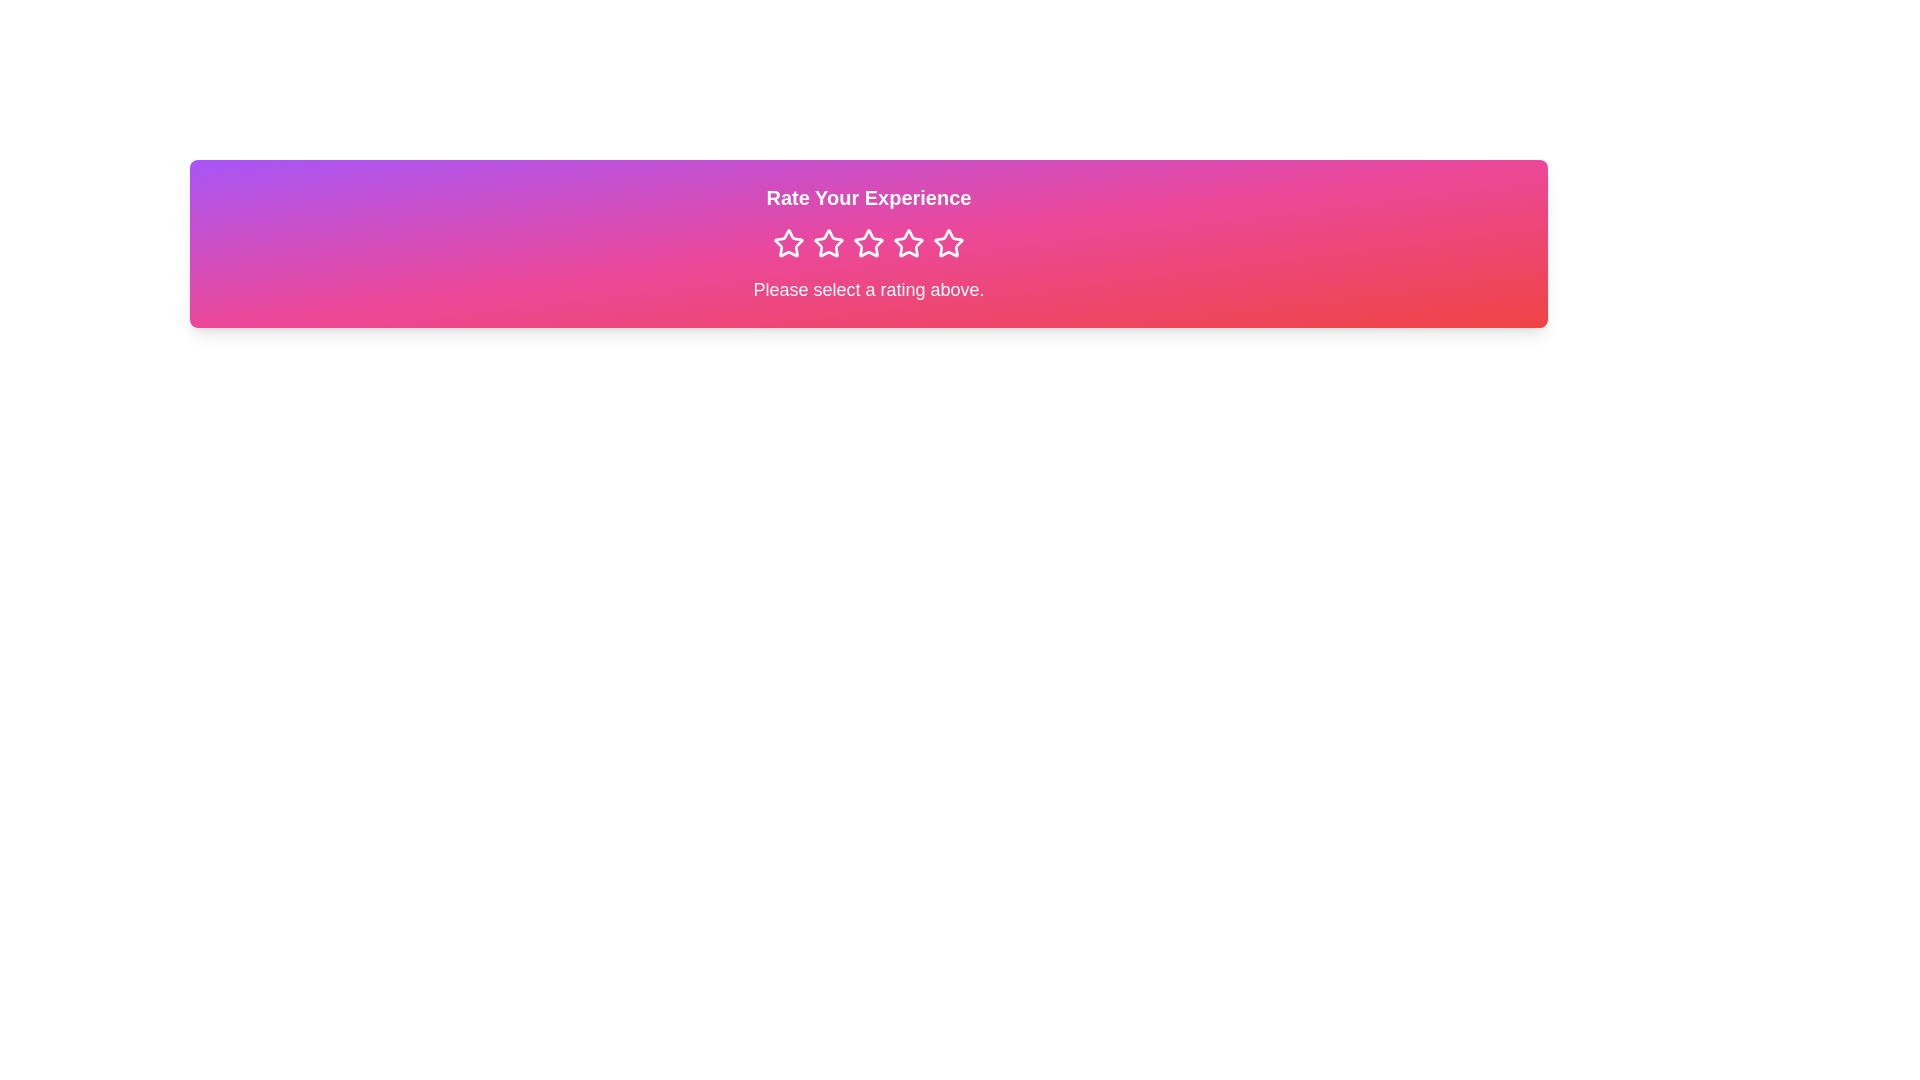 This screenshot has height=1080, width=1920. Describe the element at coordinates (947, 242) in the screenshot. I see `the fourth star icon in the rating interface` at that location.